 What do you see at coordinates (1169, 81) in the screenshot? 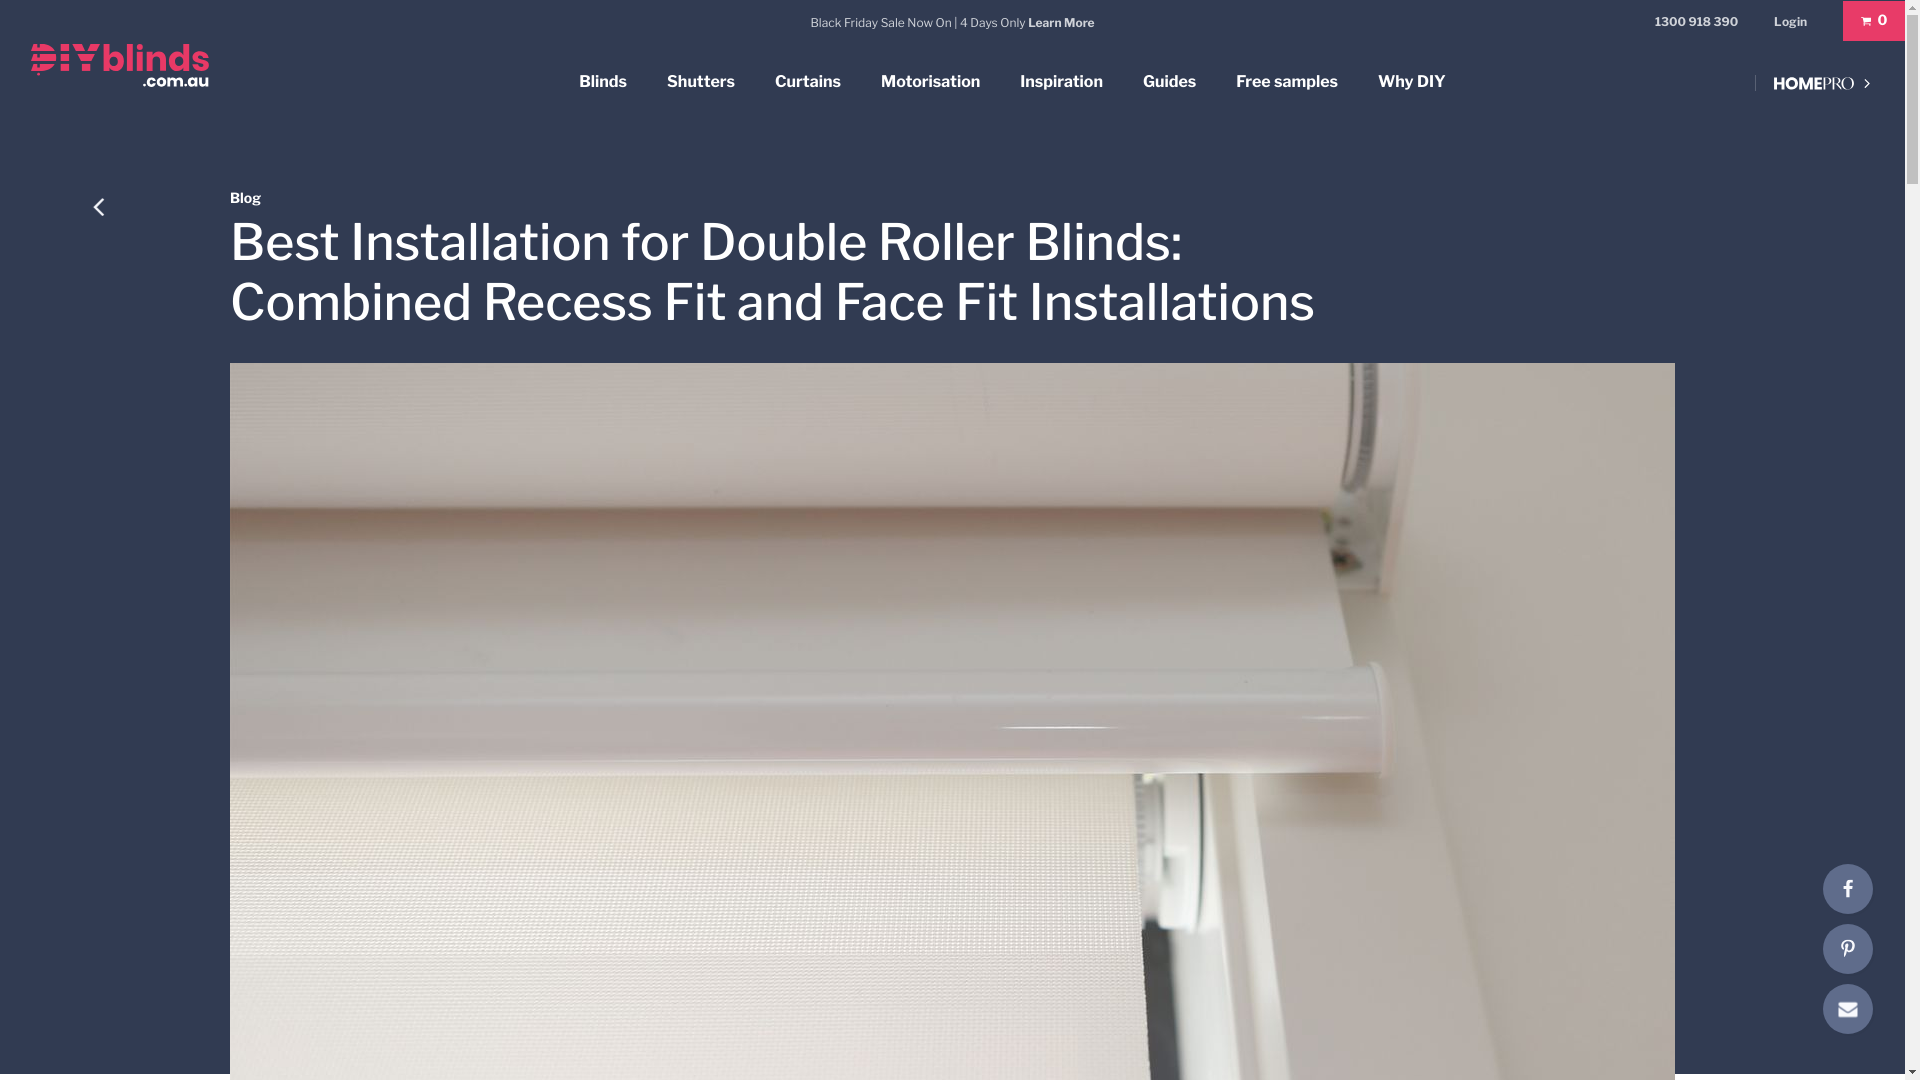
I see `'Guides'` at bounding box center [1169, 81].